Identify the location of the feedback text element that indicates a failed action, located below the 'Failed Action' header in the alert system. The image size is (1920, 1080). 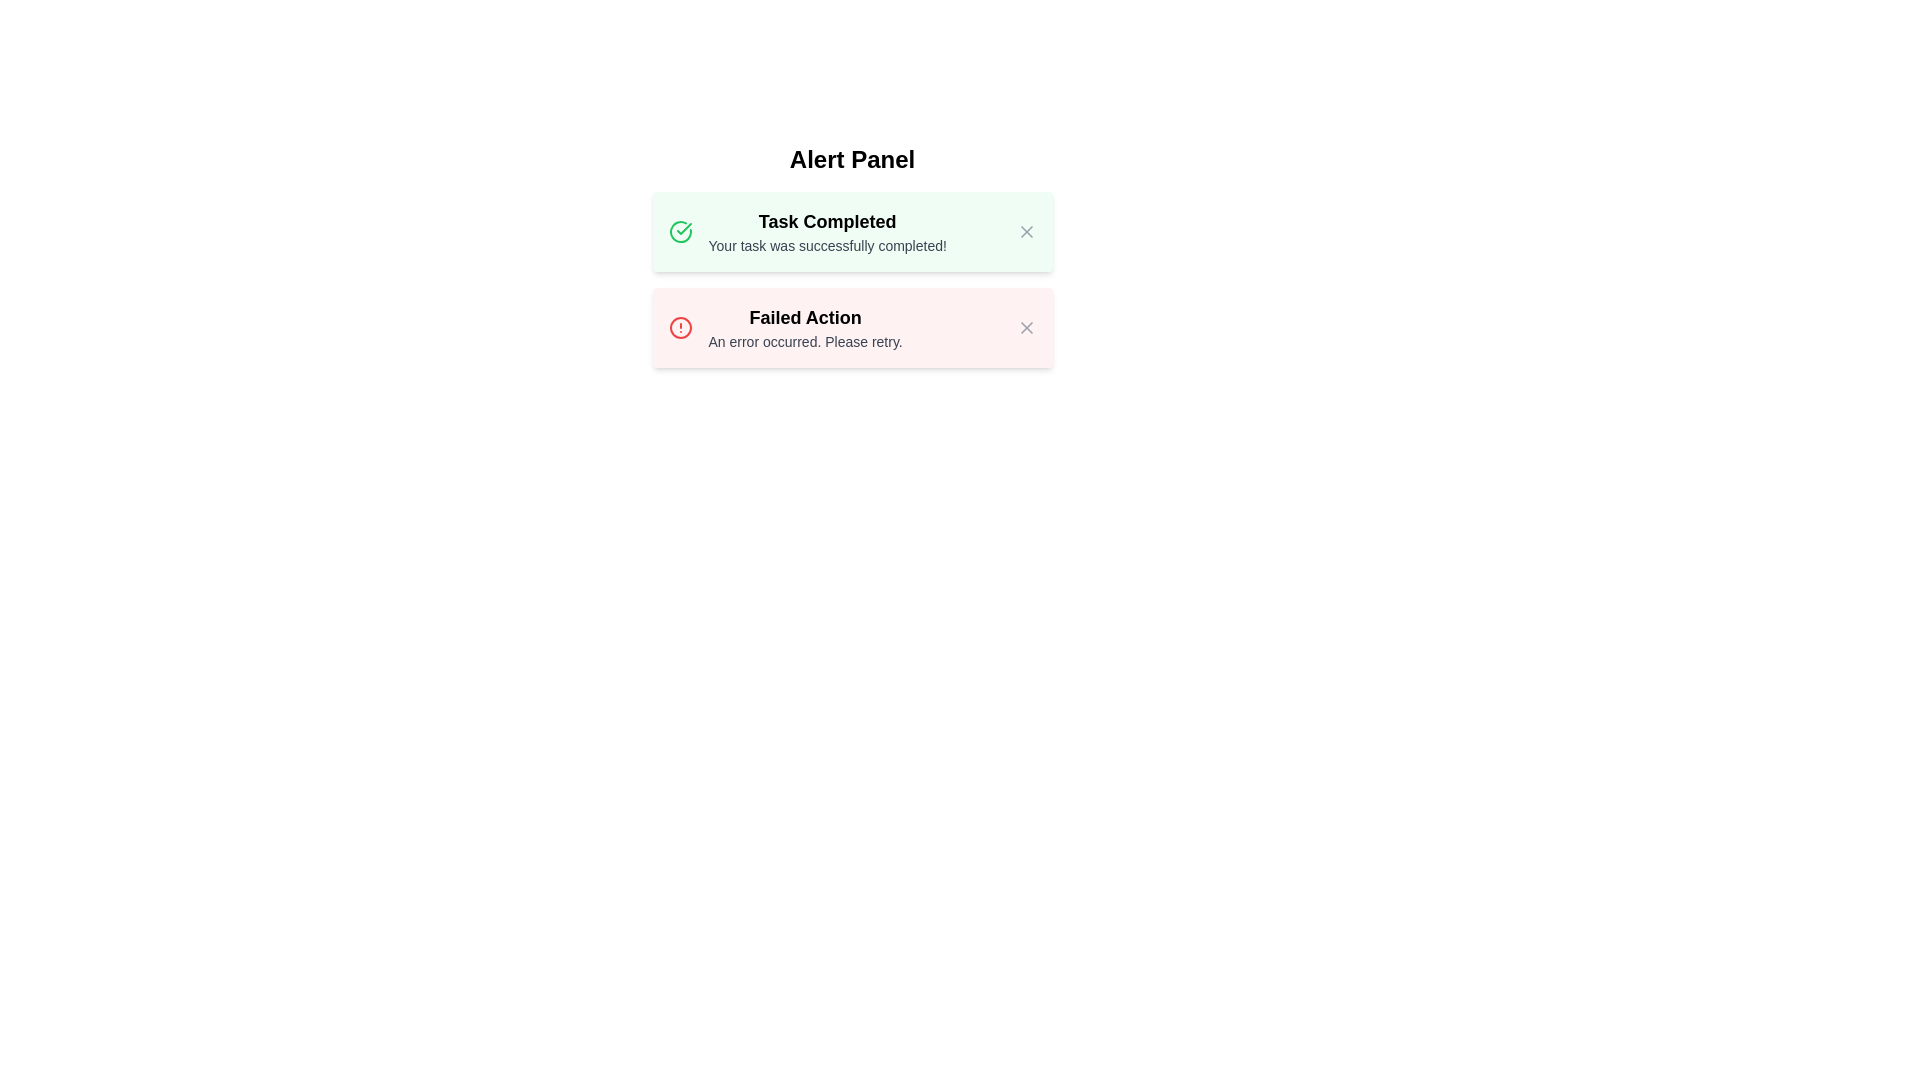
(805, 341).